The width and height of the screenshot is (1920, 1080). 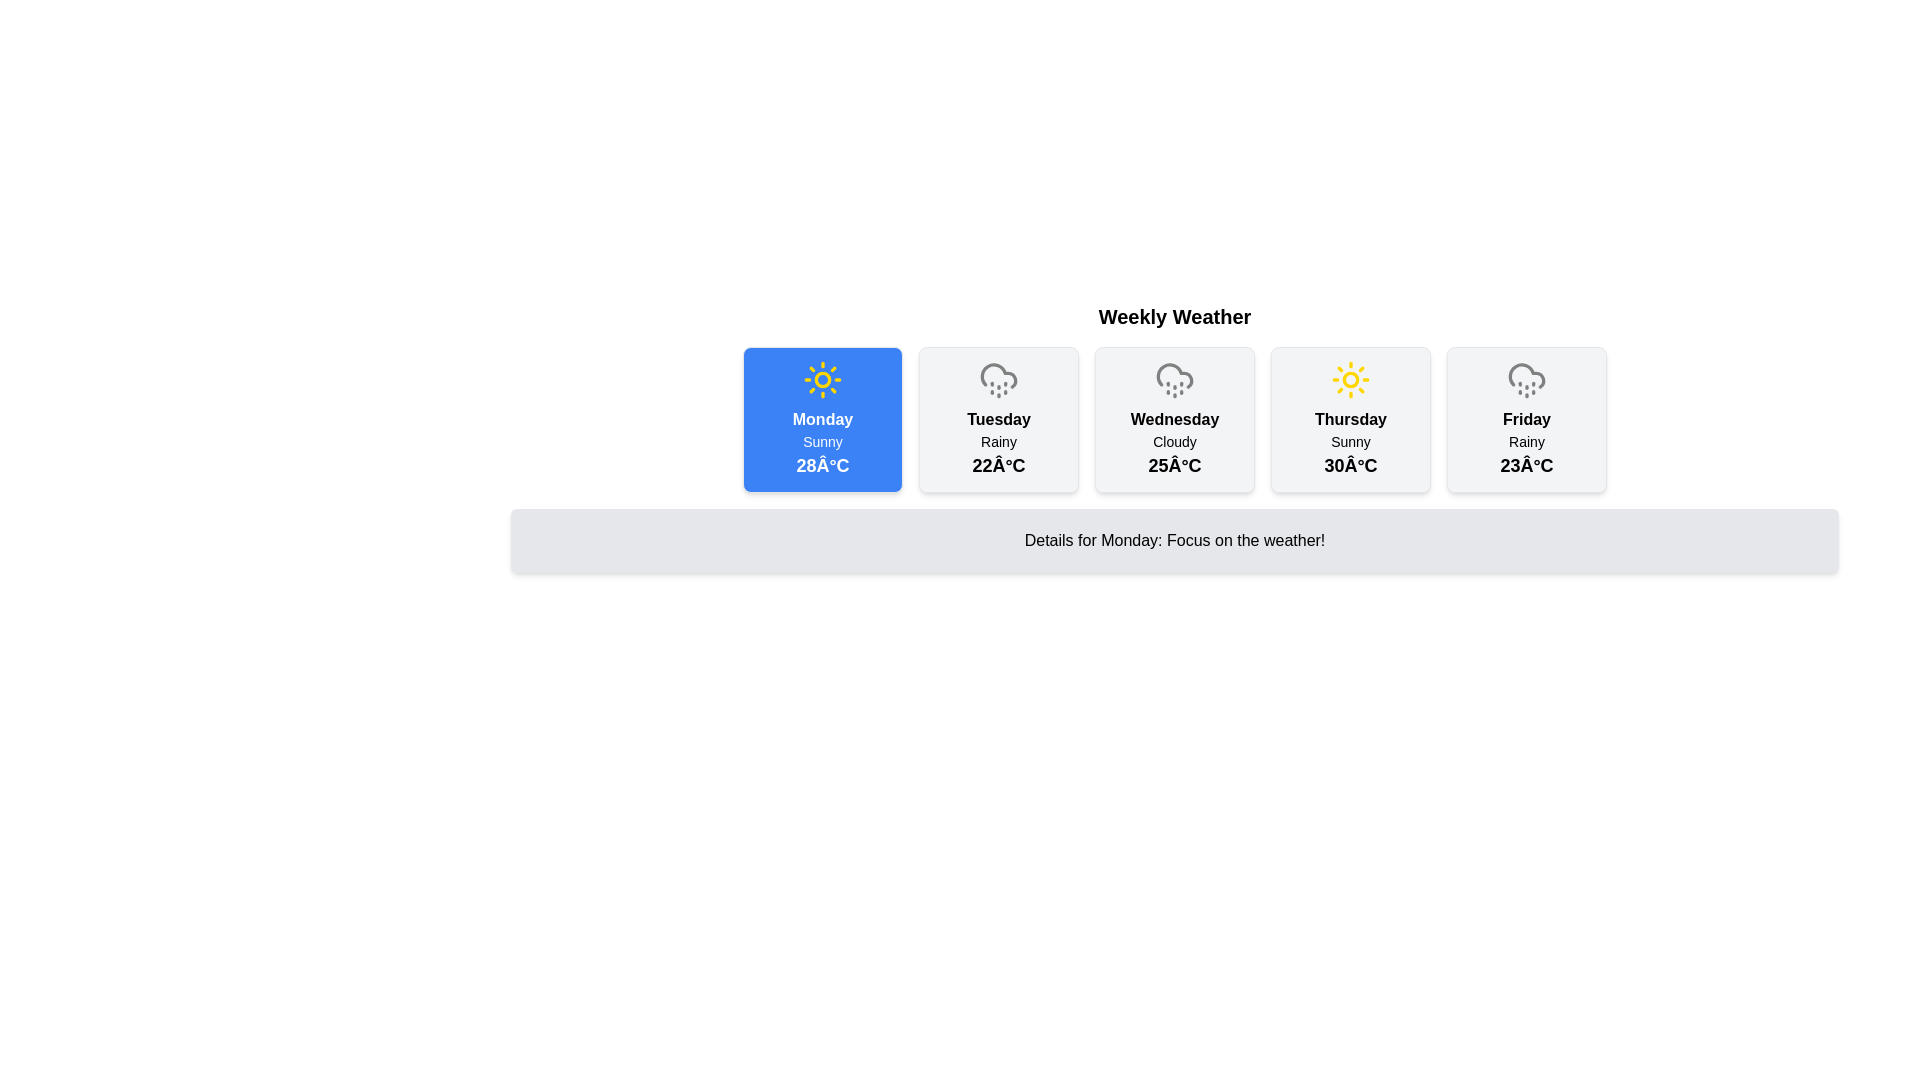 What do you see at coordinates (1175, 419) in the screenshot?
I see `the weather forecast button for Wednesday, located between the Tuesday and Thursday weather cards` at bounding box center [1175, 419].